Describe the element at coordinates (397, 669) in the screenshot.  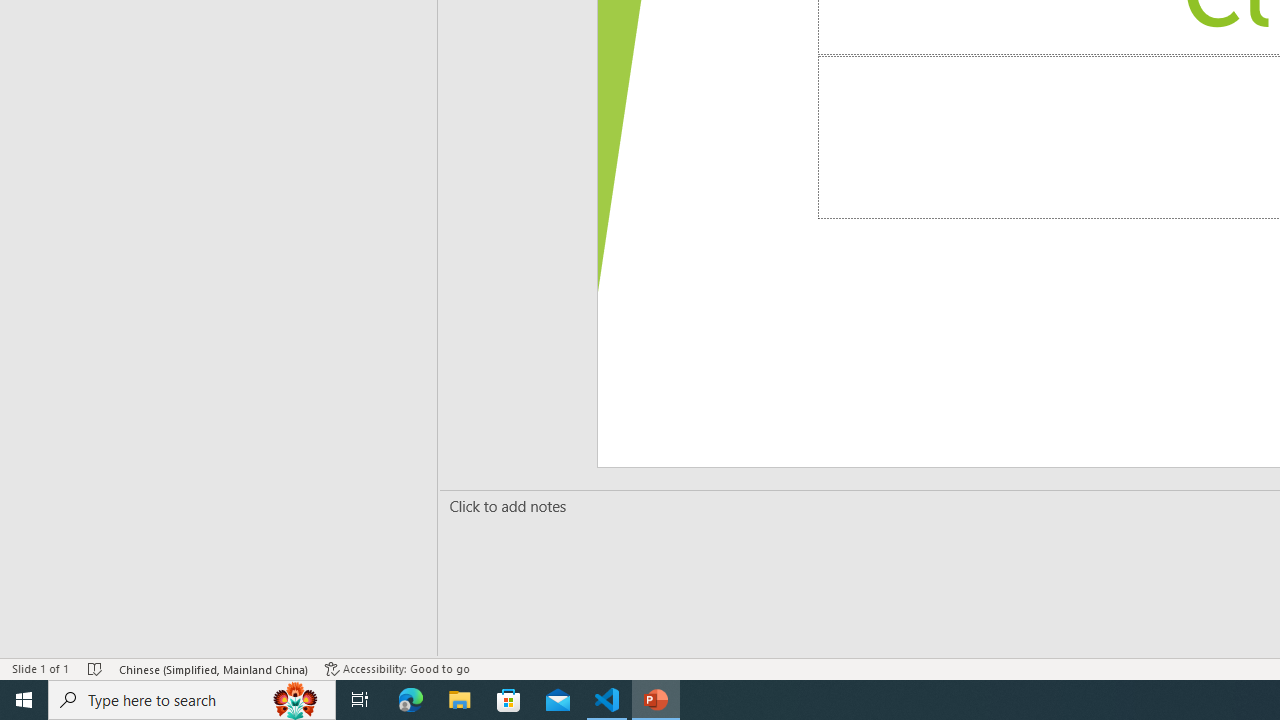
I see `'Accessibility Checker Accessibility: Good to go'` at that location.